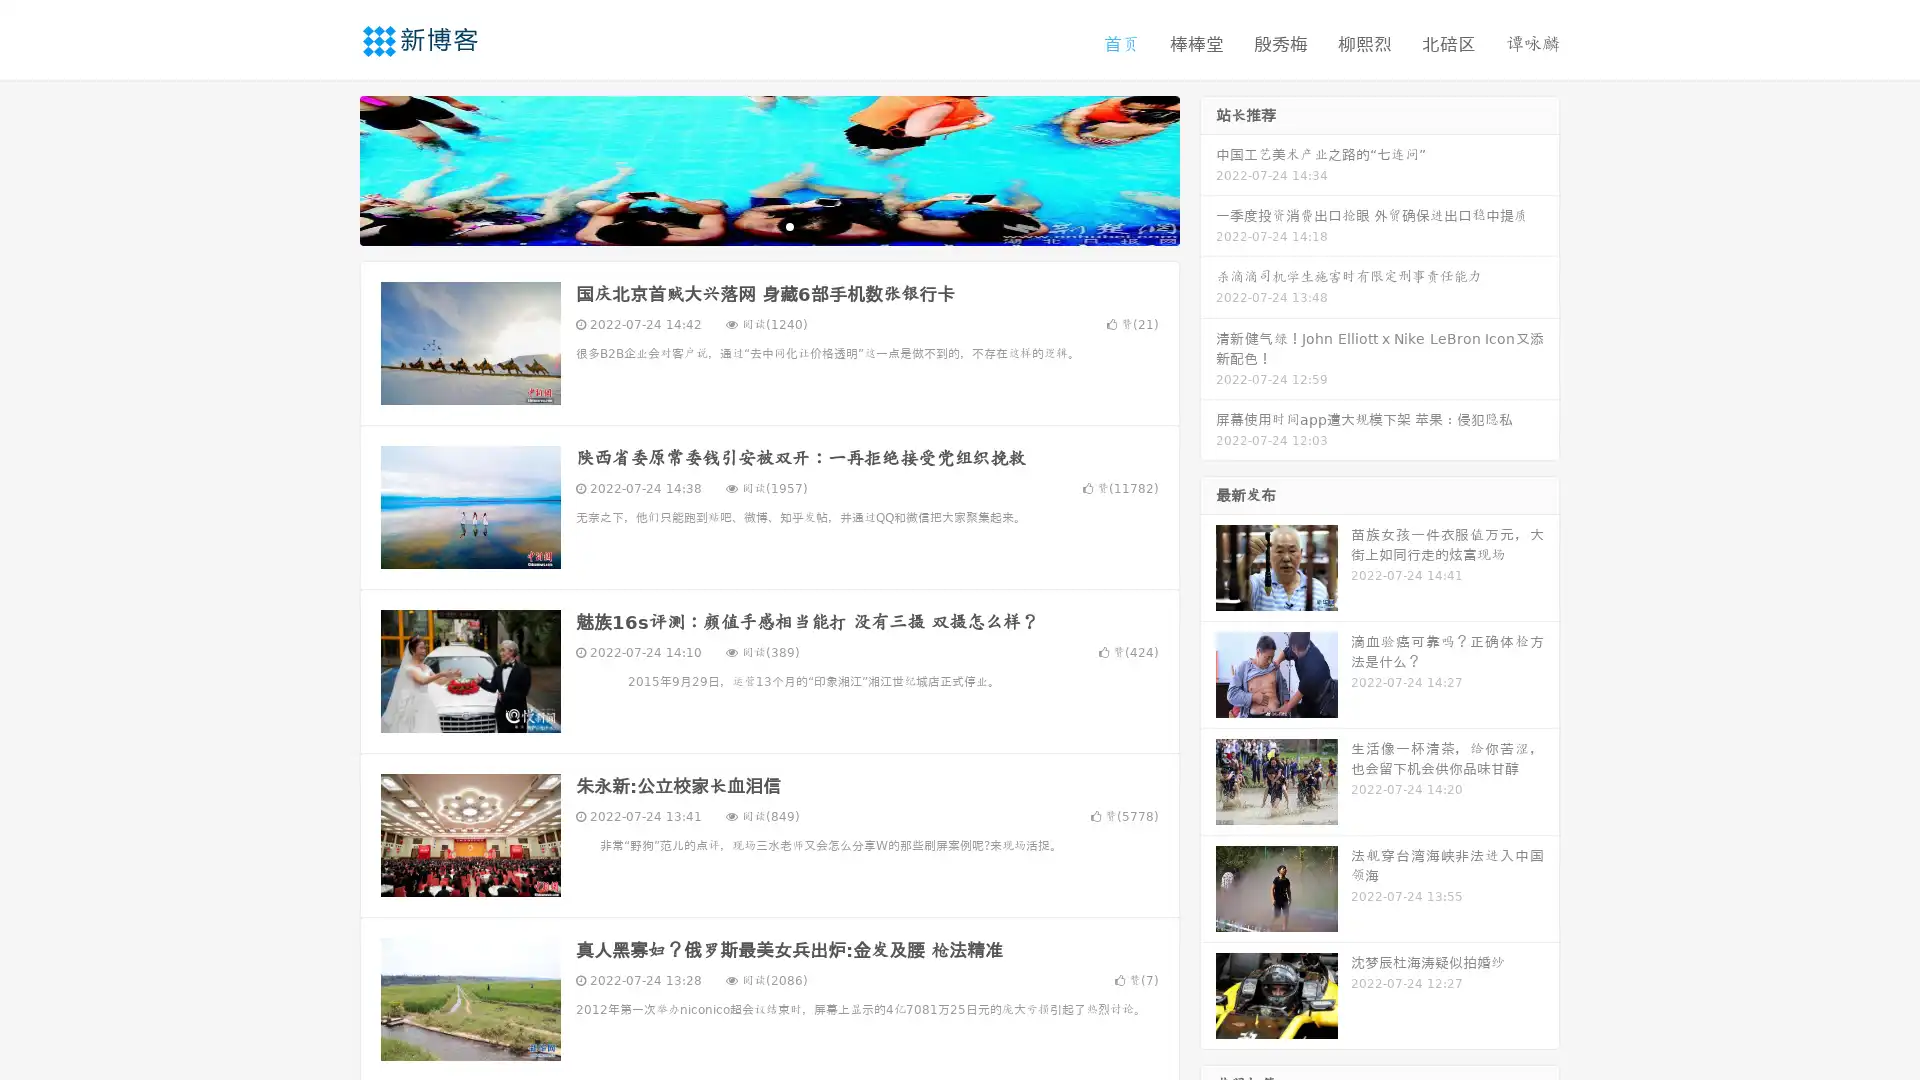 This screenshot has width=1920, height=1080. I want to click on Previous slide, so click(330, 168).